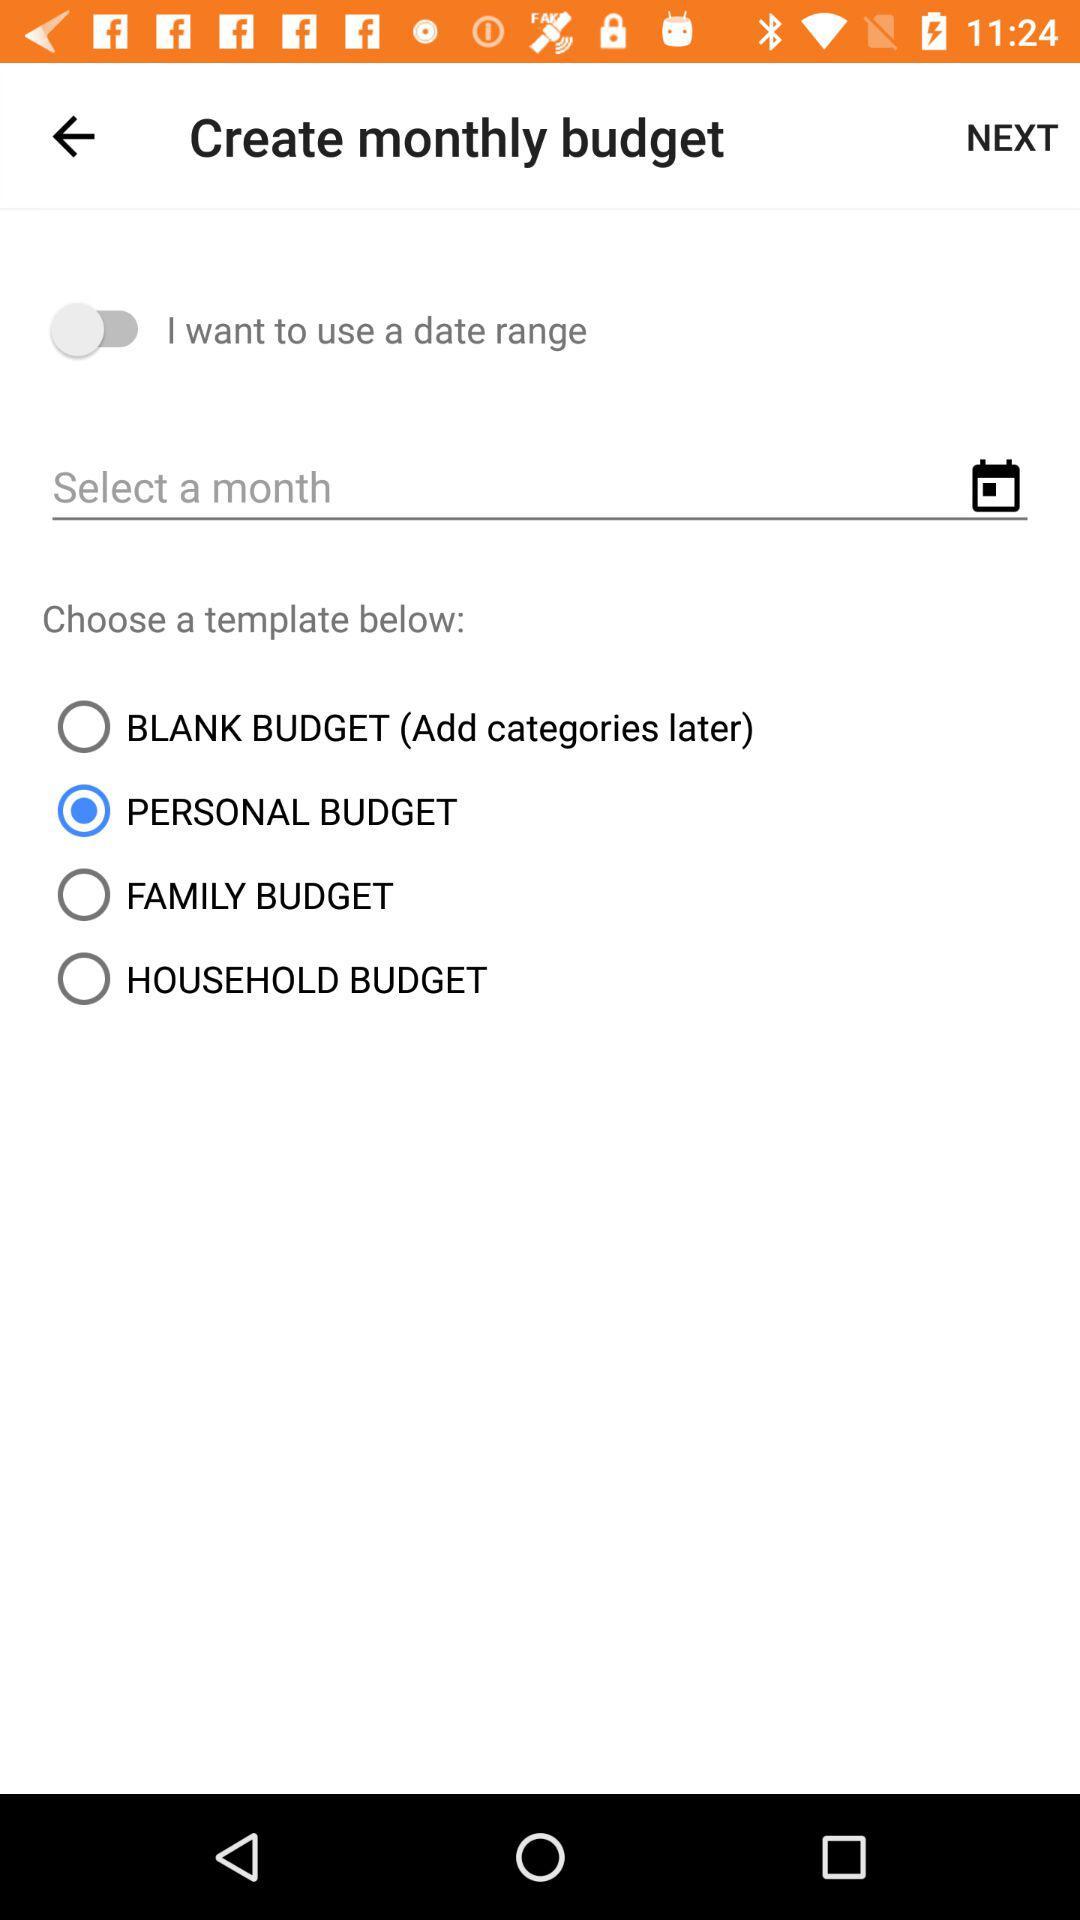  What do you see at coordinates (398, 725) in the screenshot?
I see `item at the center` at bounding box center [398, 725].